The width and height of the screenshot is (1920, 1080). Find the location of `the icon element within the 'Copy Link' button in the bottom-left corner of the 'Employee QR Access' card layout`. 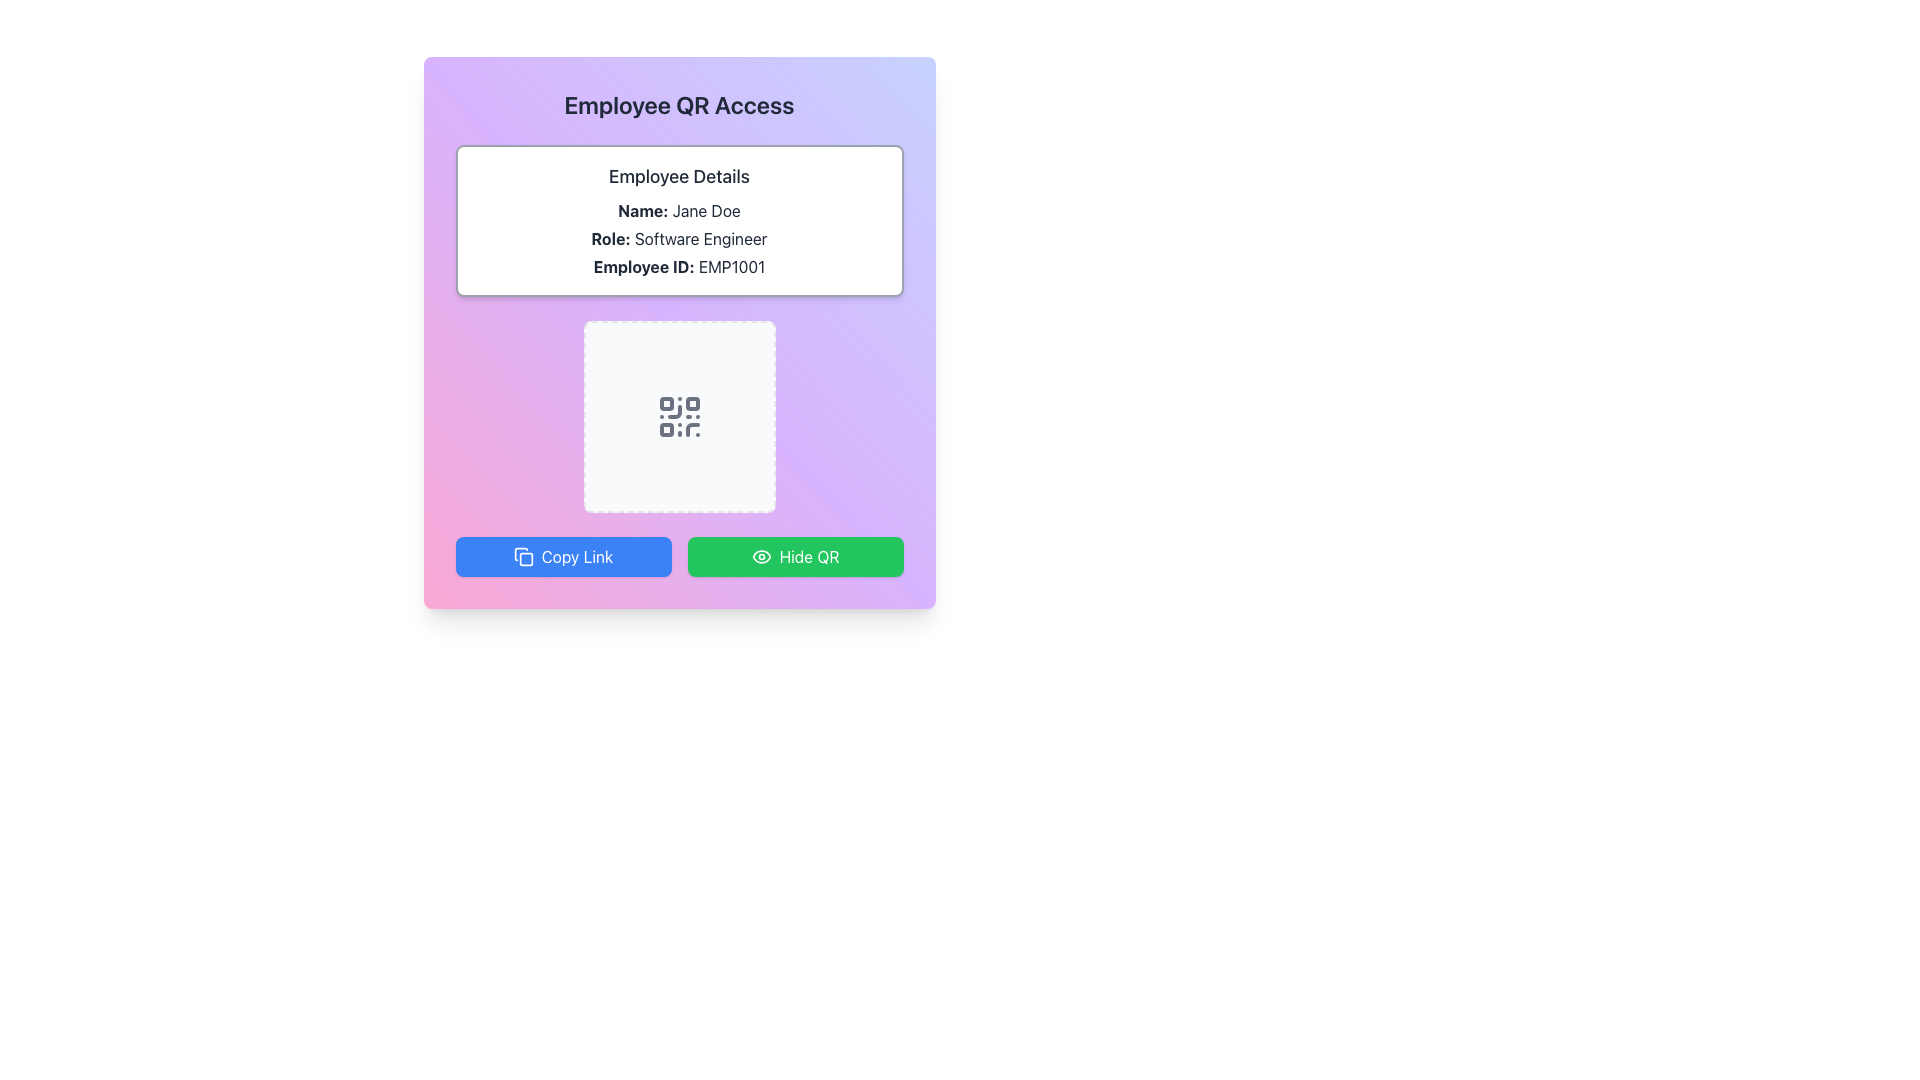

the icon element within the 'Copy Link' button in the bottom-left corner of the 'Employee QR Access' card layout is located at coordinates (526, 559).